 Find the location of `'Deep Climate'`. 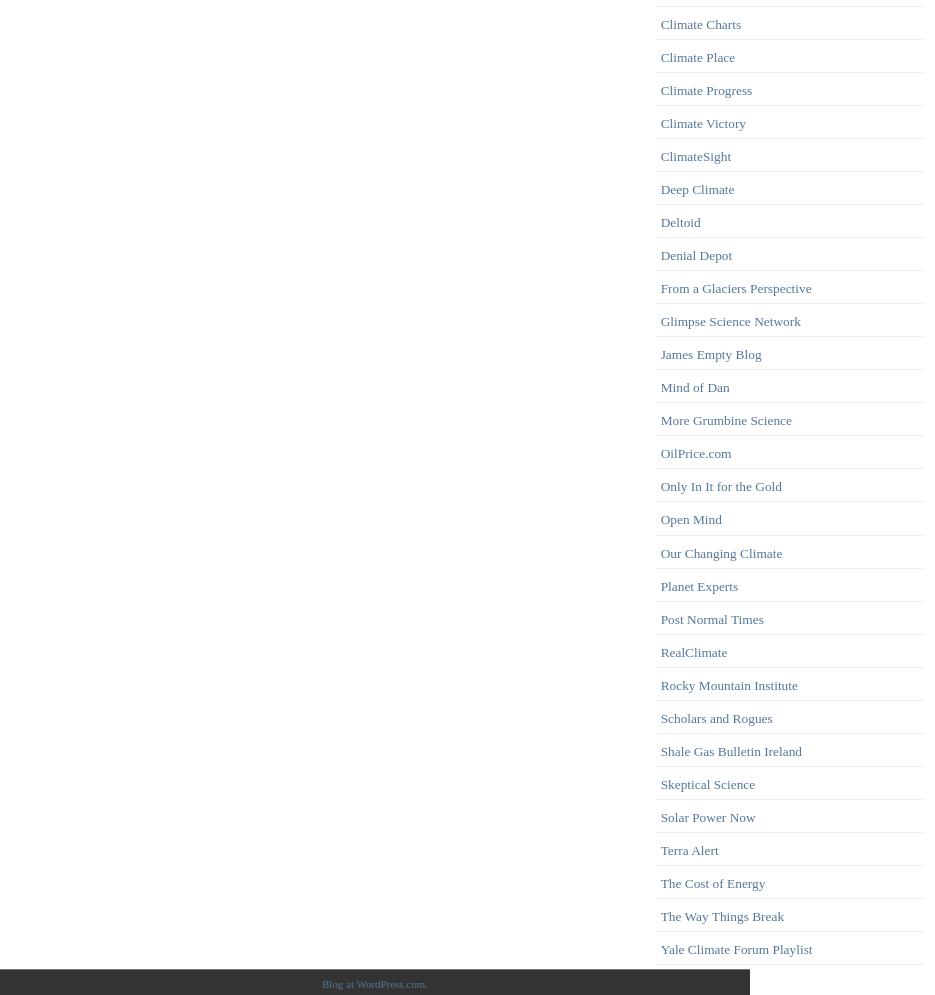

'Deep Climate' is located at coordinates (696, 188).